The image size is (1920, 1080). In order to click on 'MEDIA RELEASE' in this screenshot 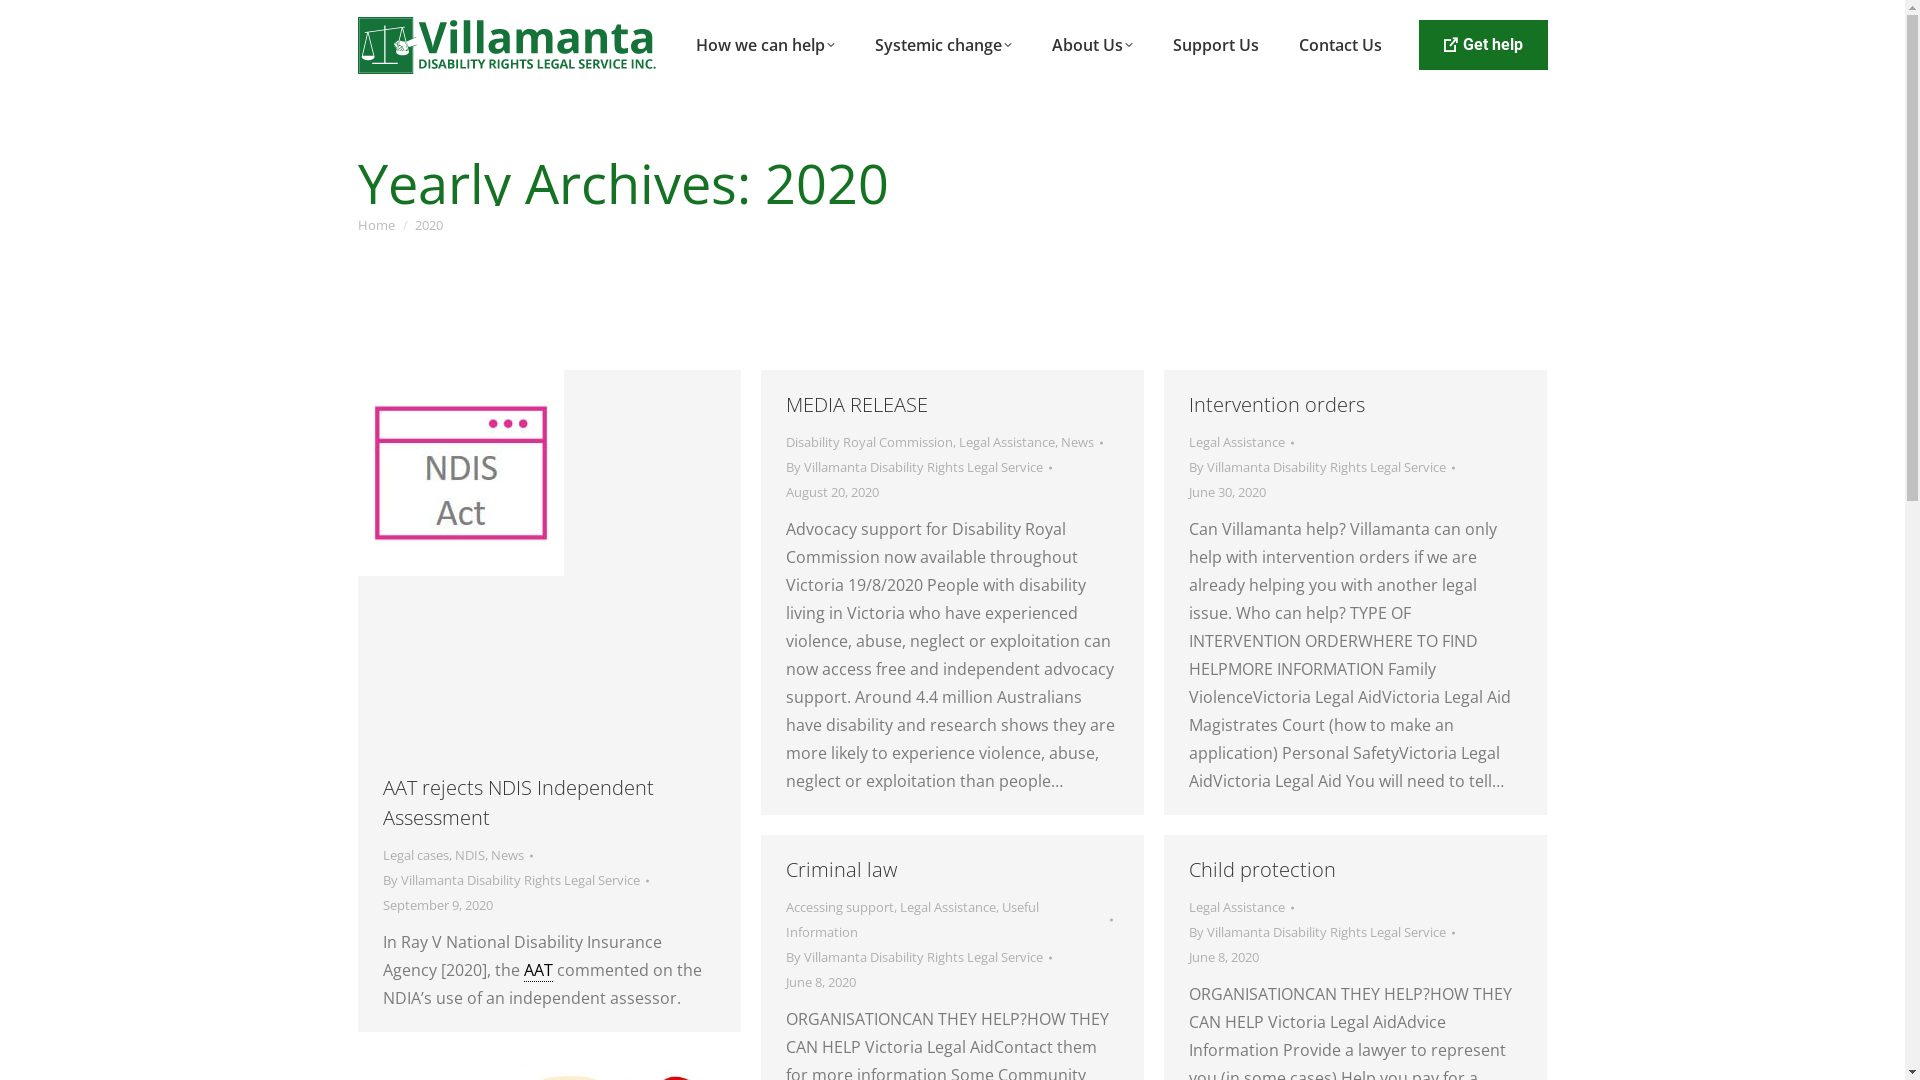, I will do `click(857, 404)`.